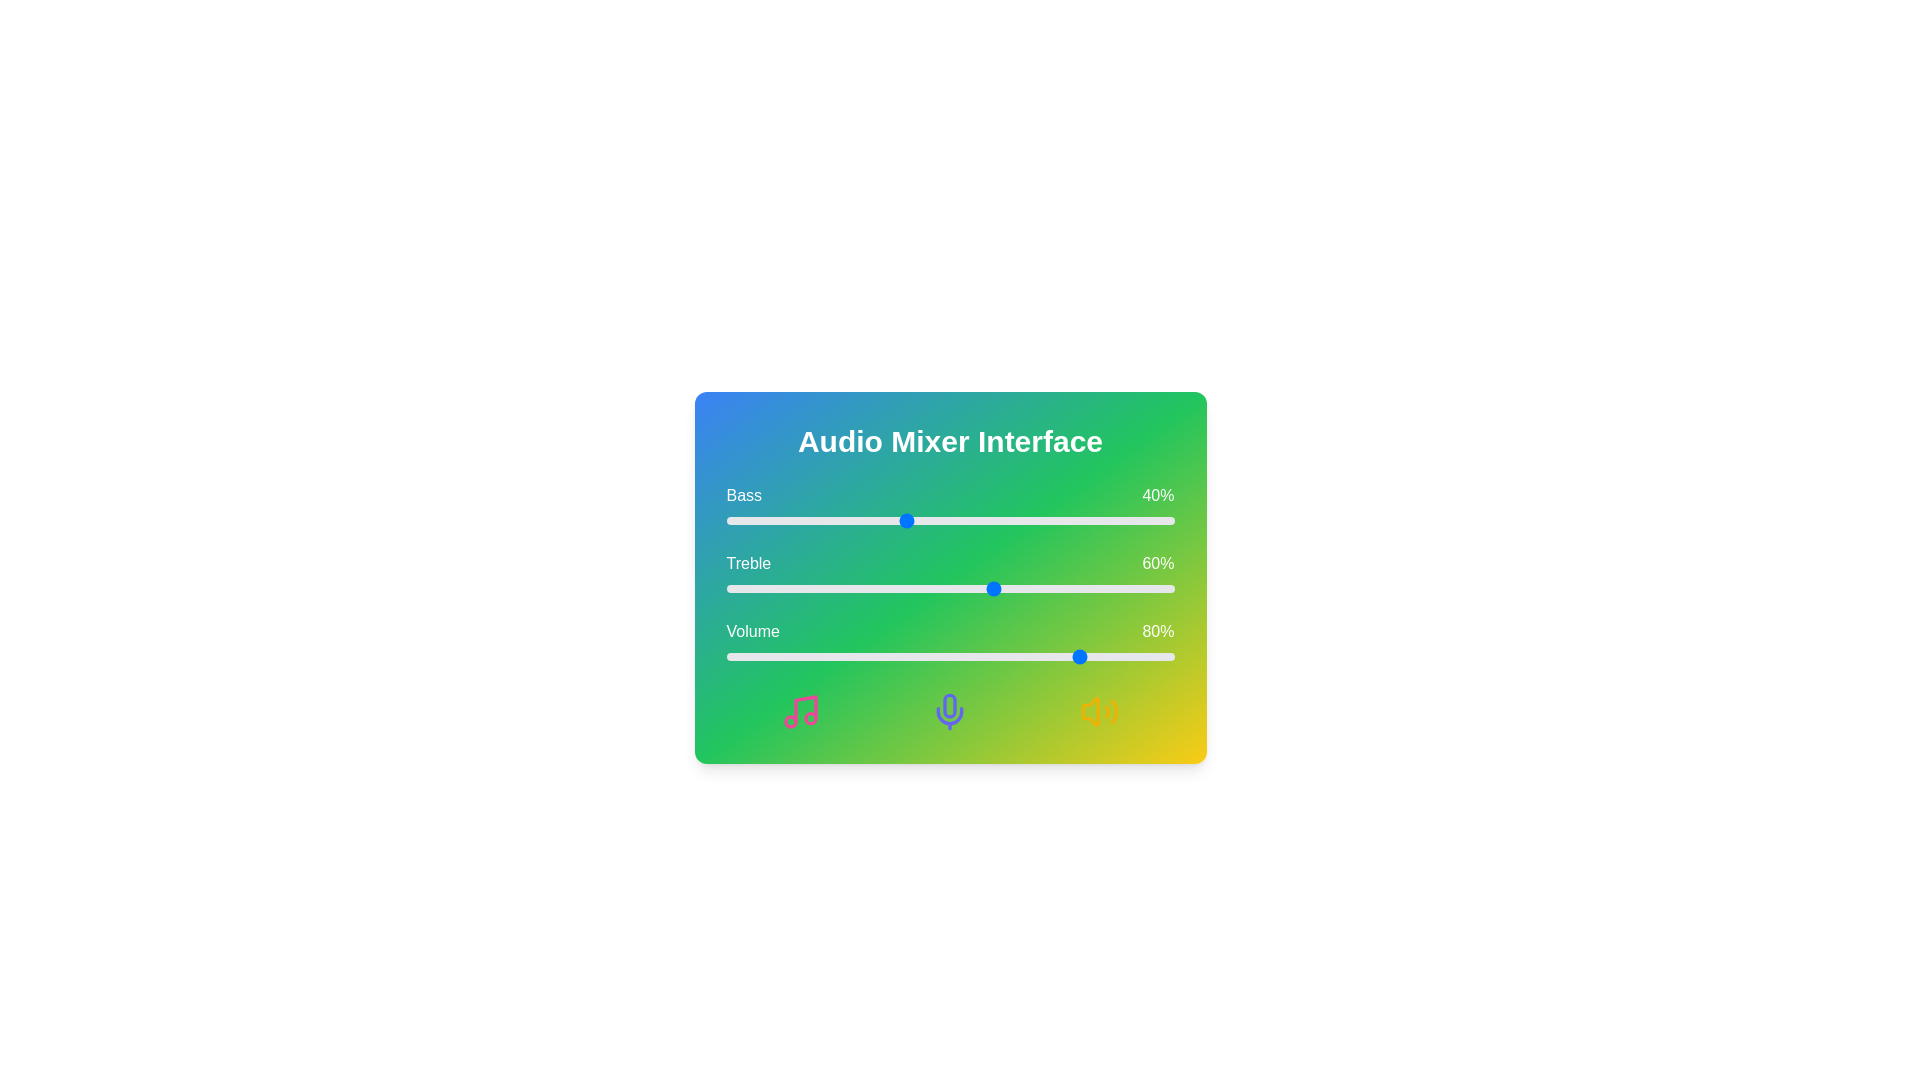 This screenshot has width=1920, height=1080. I want to click on the music icon located at the bottom-left of the interface, so click(801, 711).